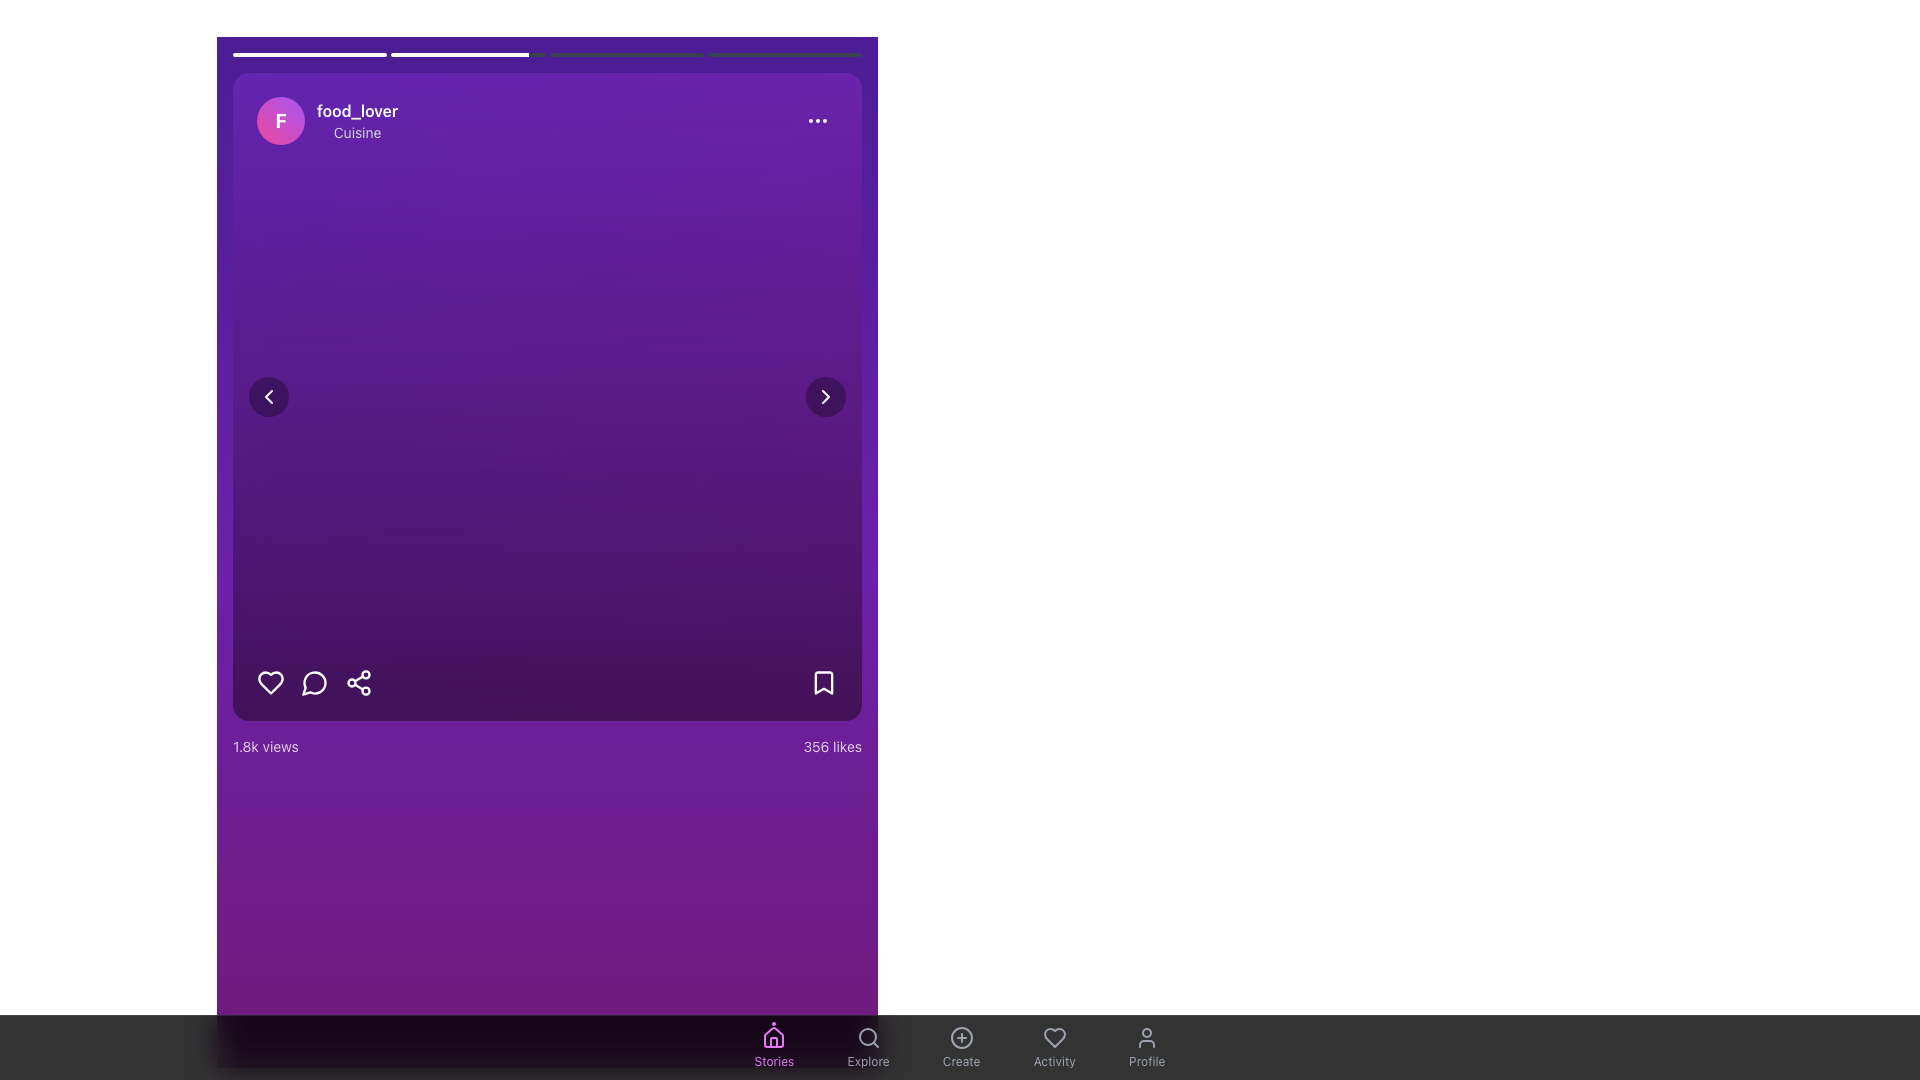 Image resolution: width=1920 pixels, height=1080 pixels. I want to click on label text 'Profile' located at the bottom navigation bar, styled in gray and transitioning to fuchsia on hover, so click(1147, 1060).